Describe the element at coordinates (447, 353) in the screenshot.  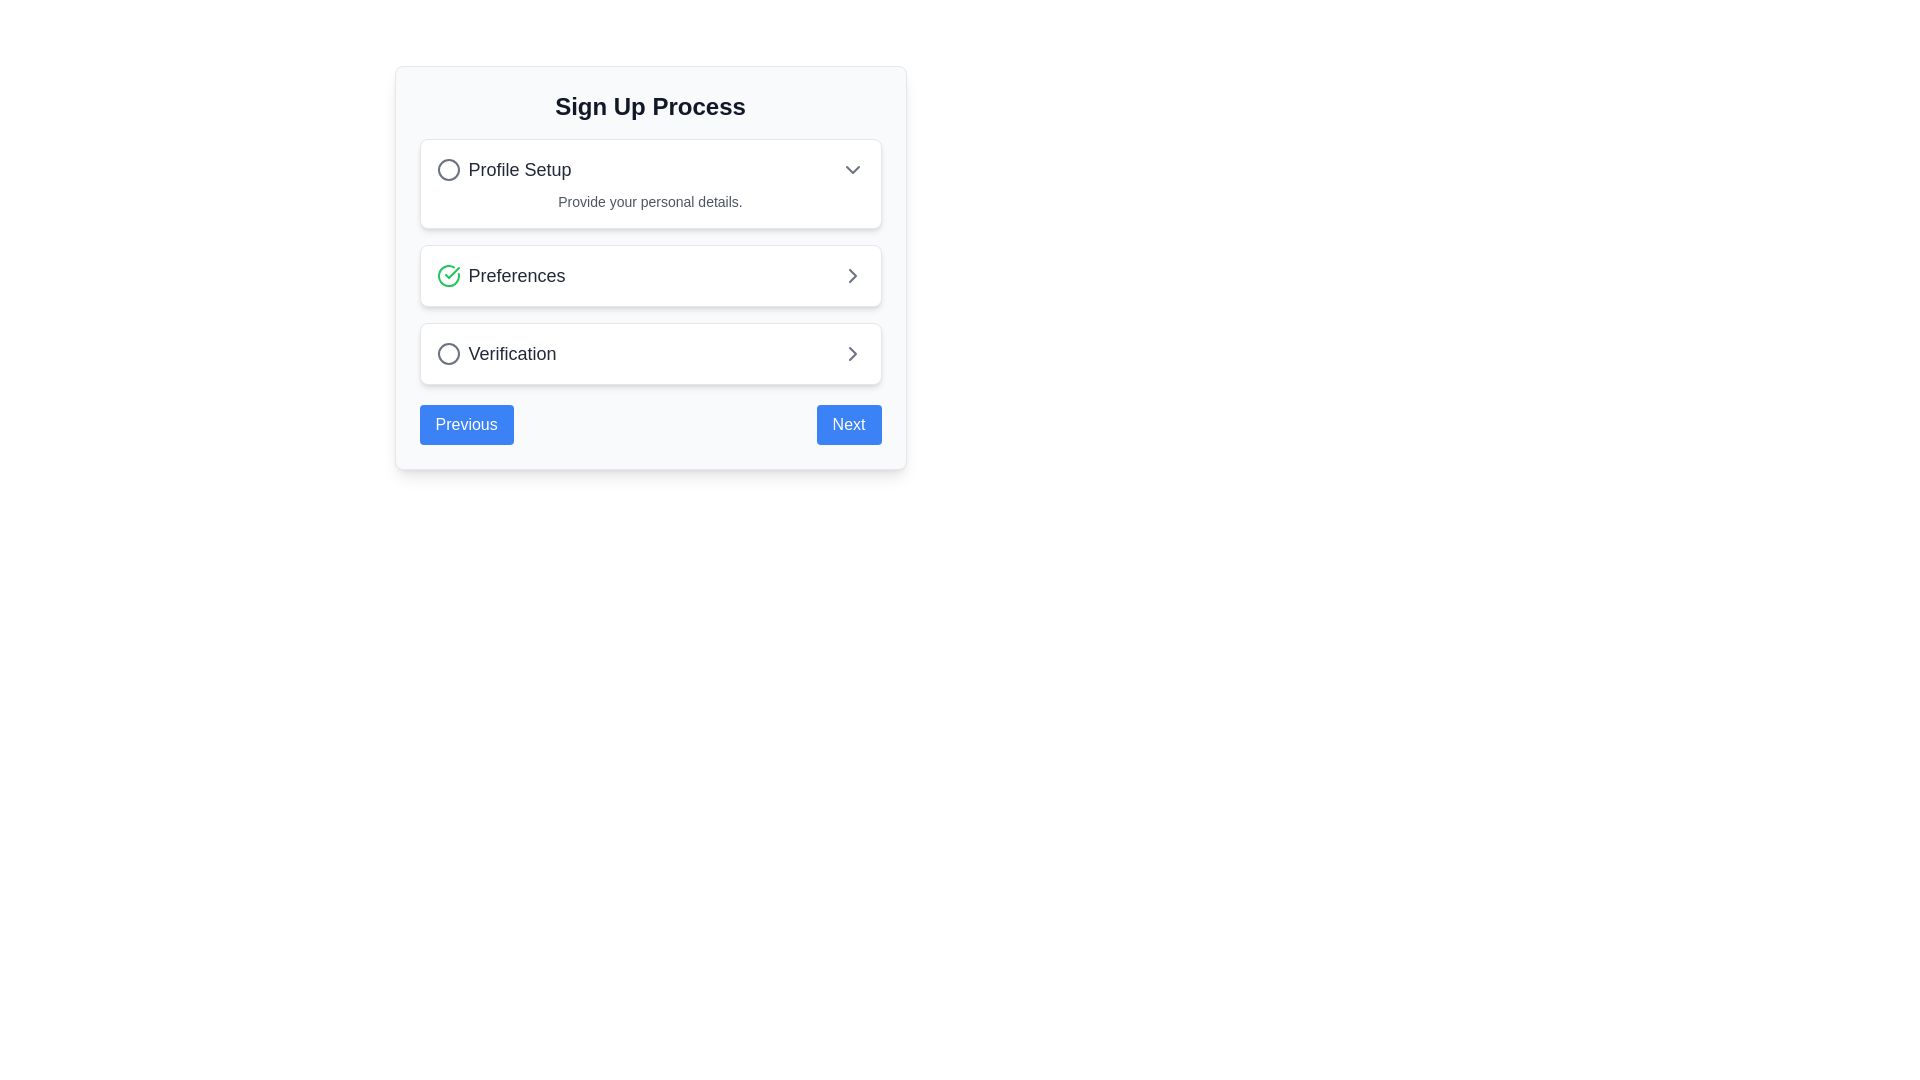
I see `the empty circular Icon (SVG Circle) indicating the completion status of the 'Verification' step, located to the left of the 'Verification' label in the third step of a vertically stacked list of steps` at that location.